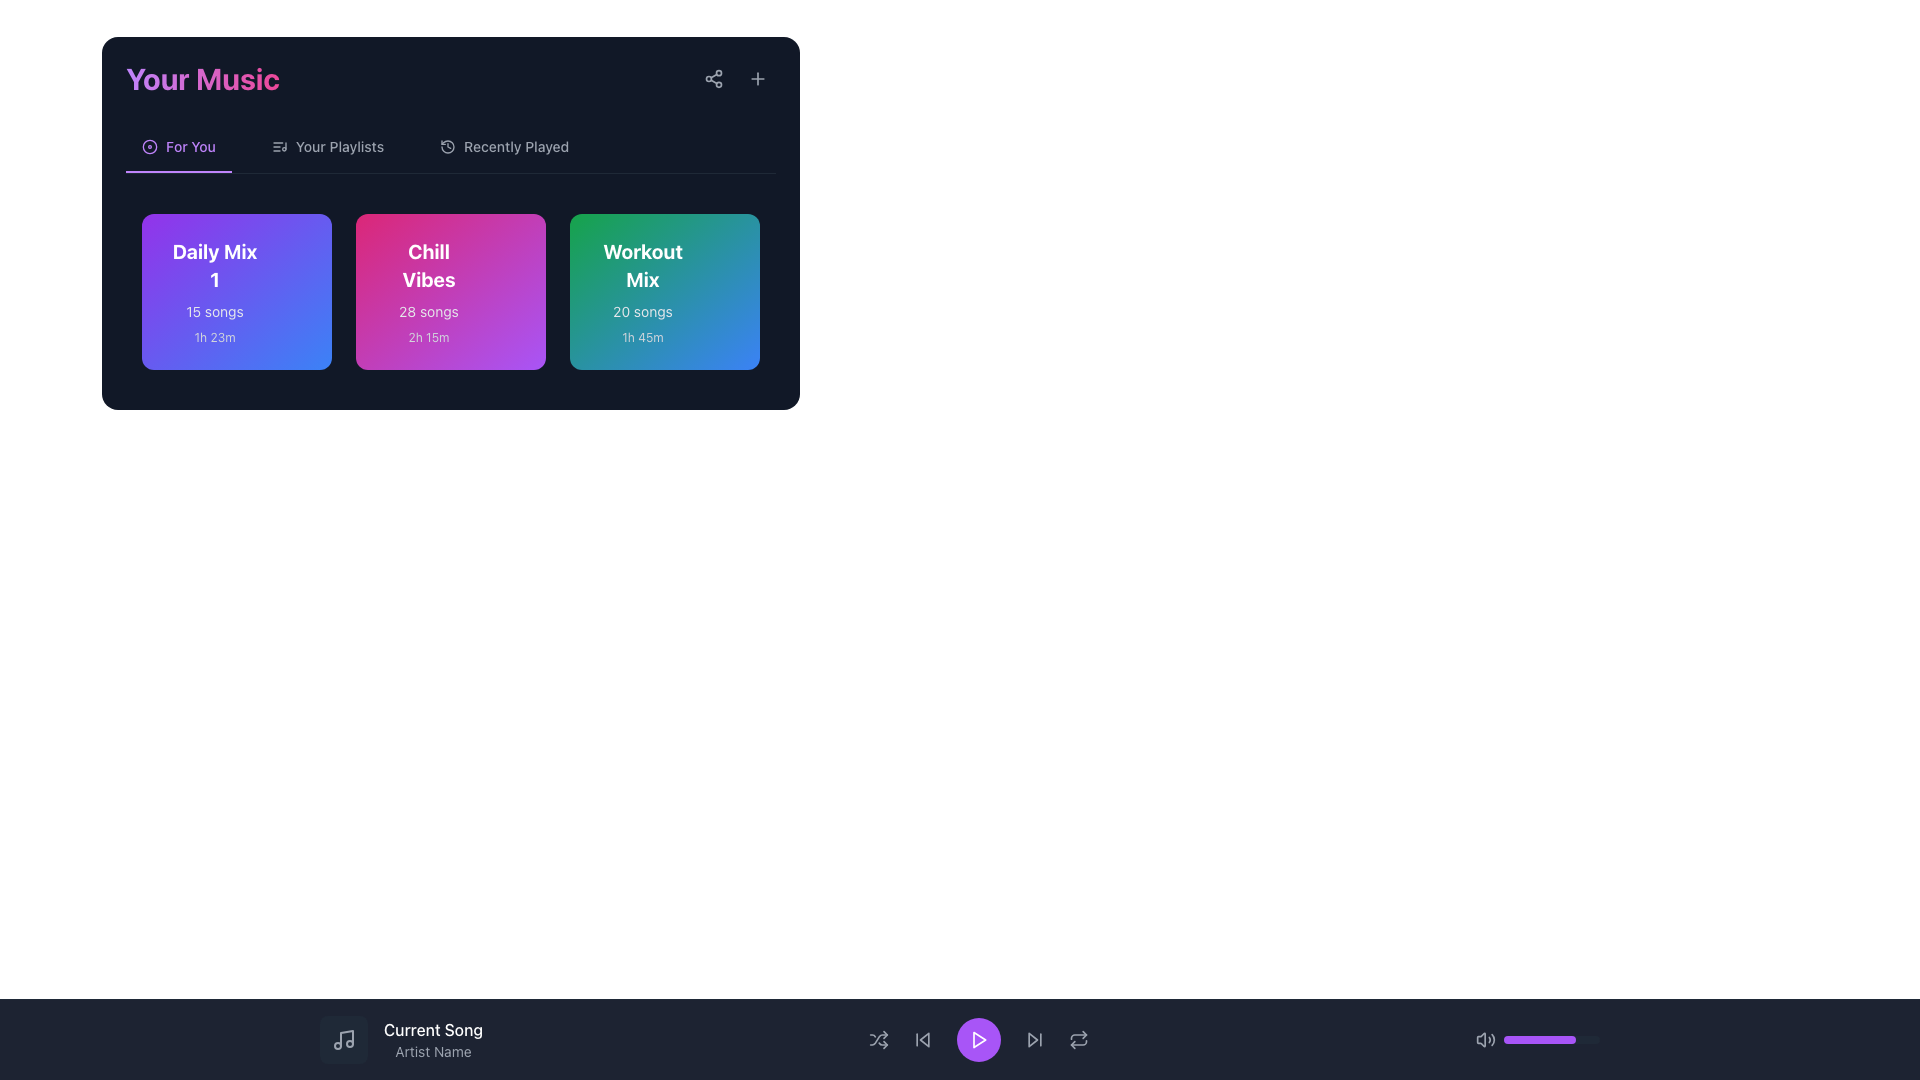  What do you see at coordinates (879, 1039) in the screenshot?
I see `the shuffle icon located in the bottom navigation bar` at bounding box center [879, 1039].